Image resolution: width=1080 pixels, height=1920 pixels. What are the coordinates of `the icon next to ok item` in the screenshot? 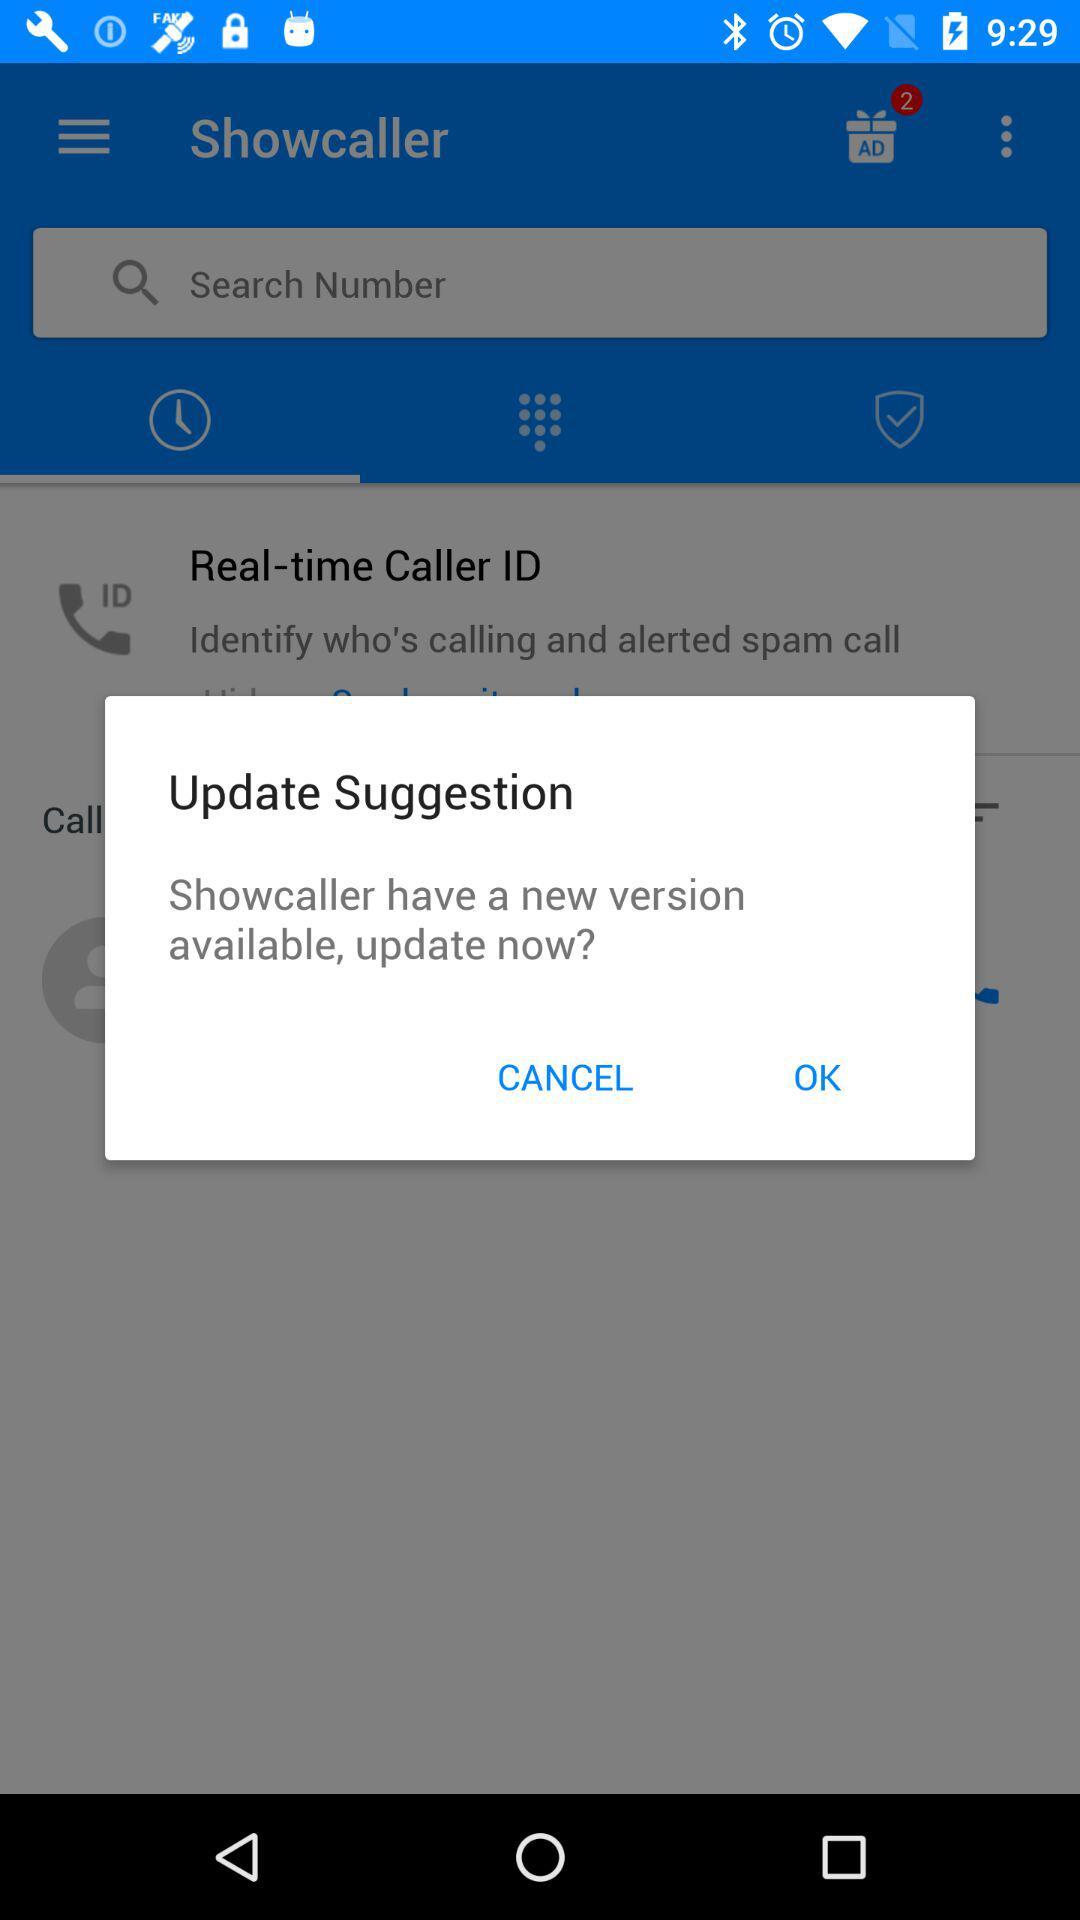 It's located at (565, 1075).